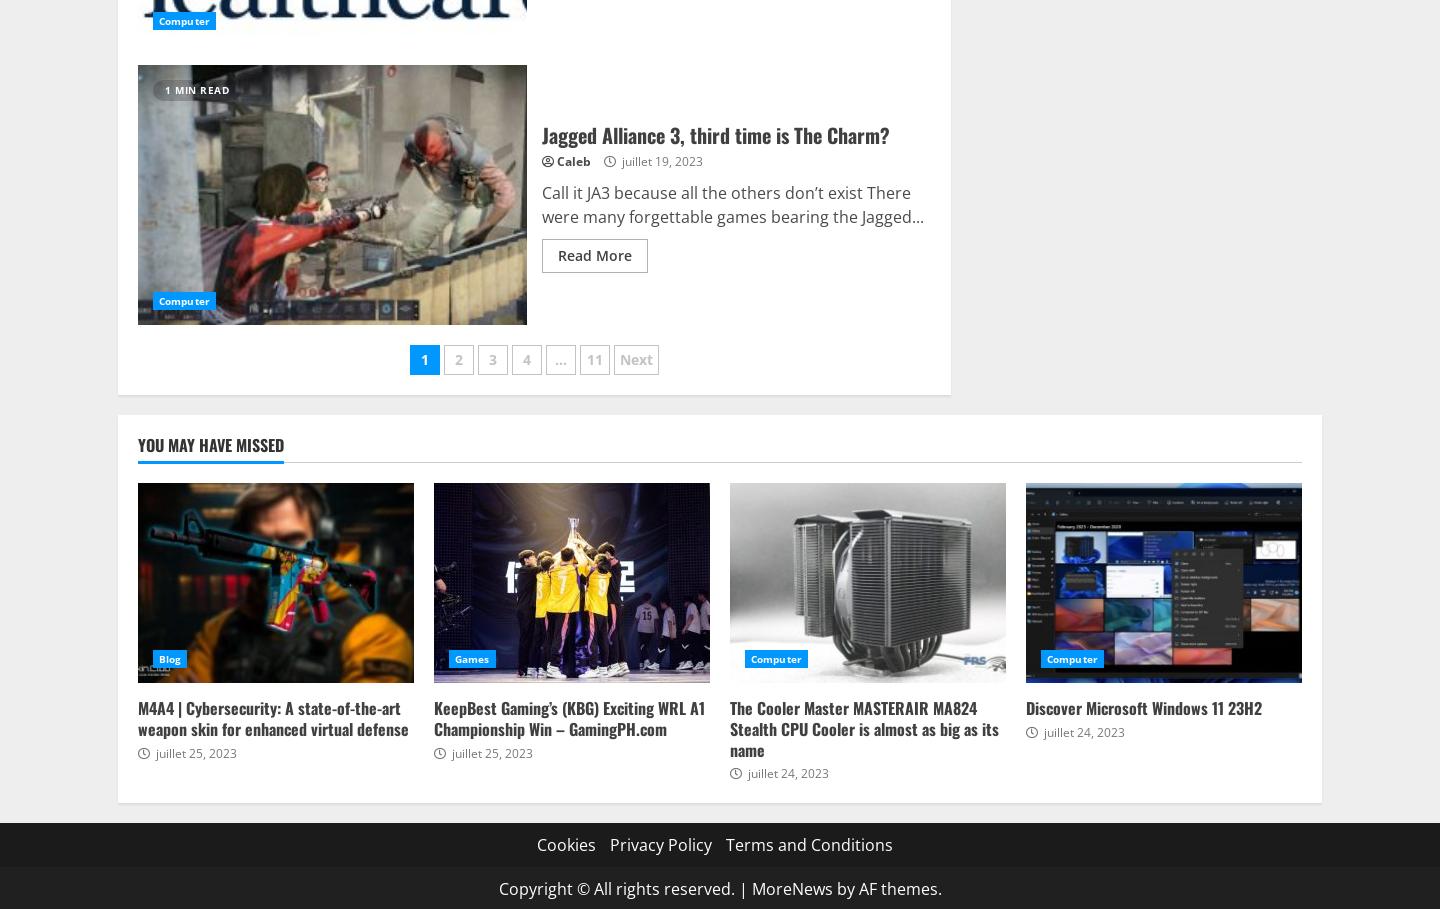 The width and height of the screenshot is (1440, 909). I want to click on 'Next', so click(634, 357).